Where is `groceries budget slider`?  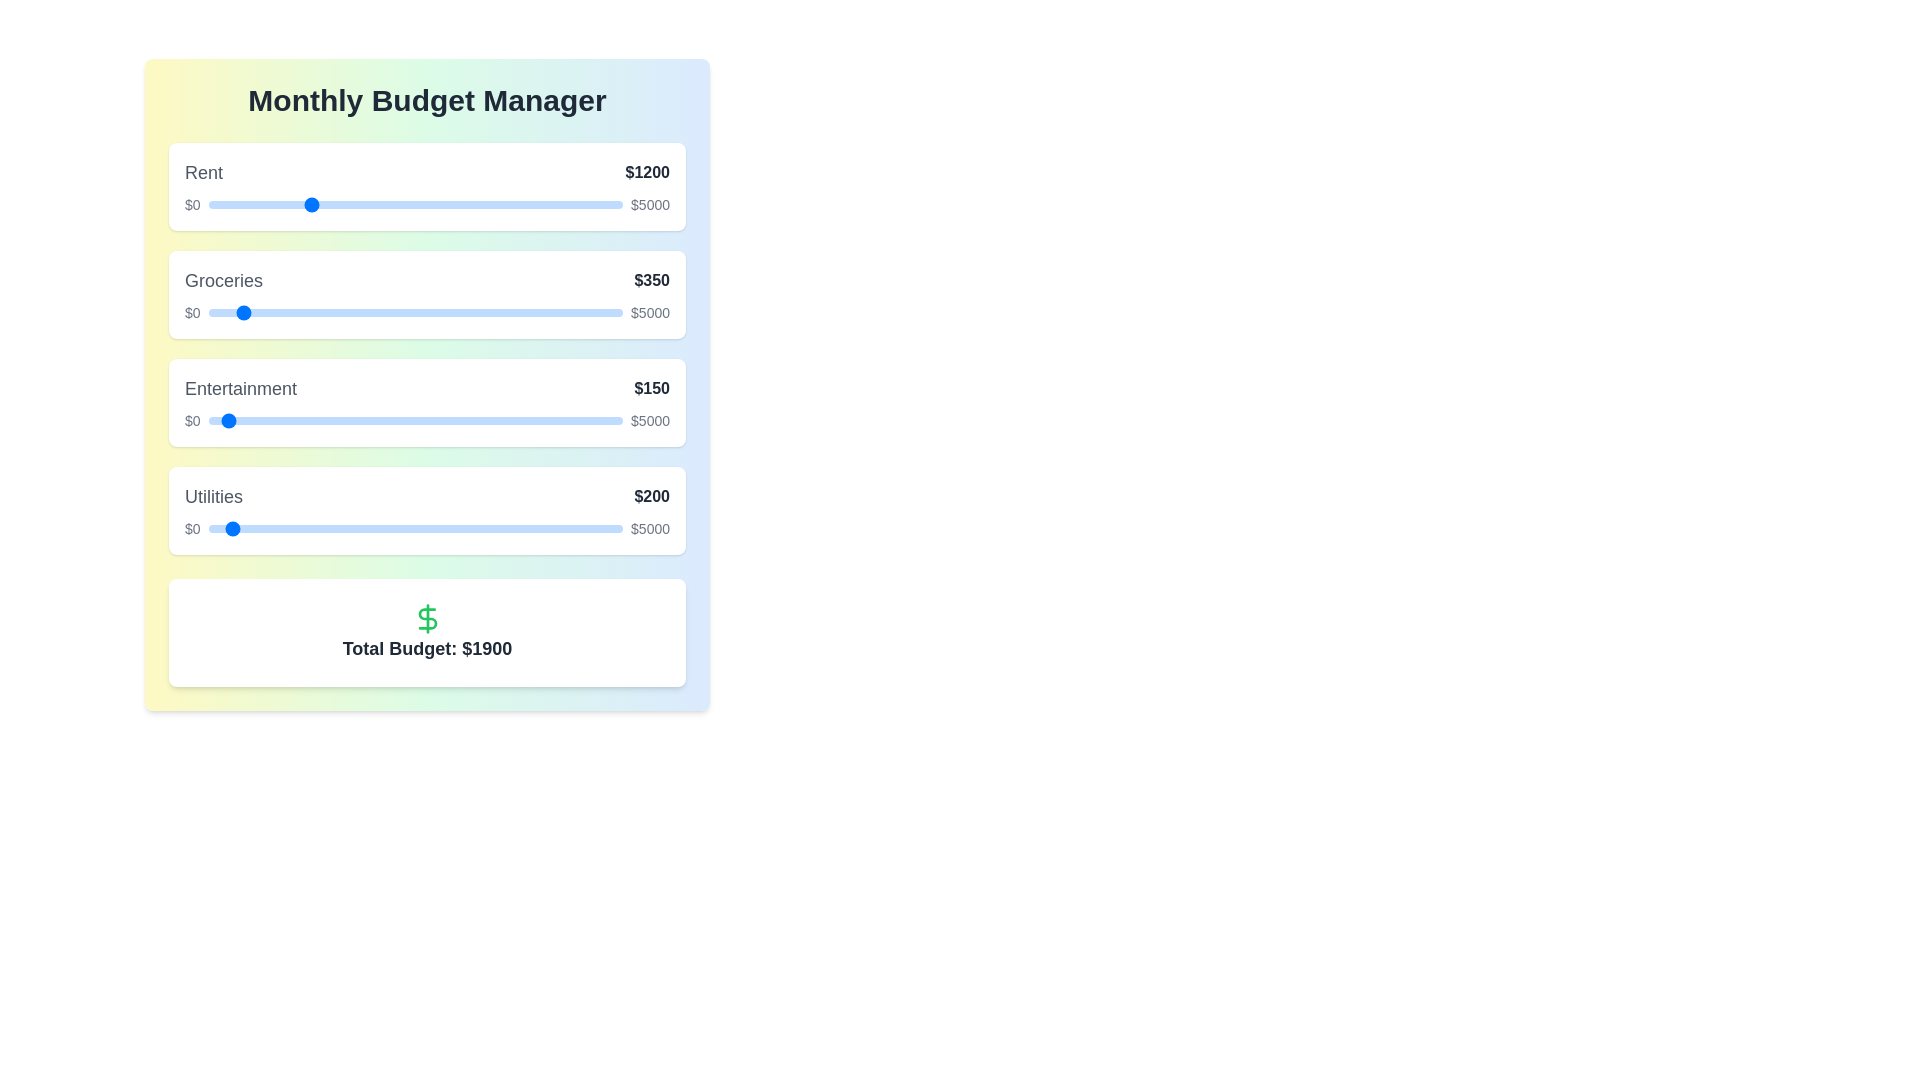 groceries budget slider is located at coordinates (422, 312).